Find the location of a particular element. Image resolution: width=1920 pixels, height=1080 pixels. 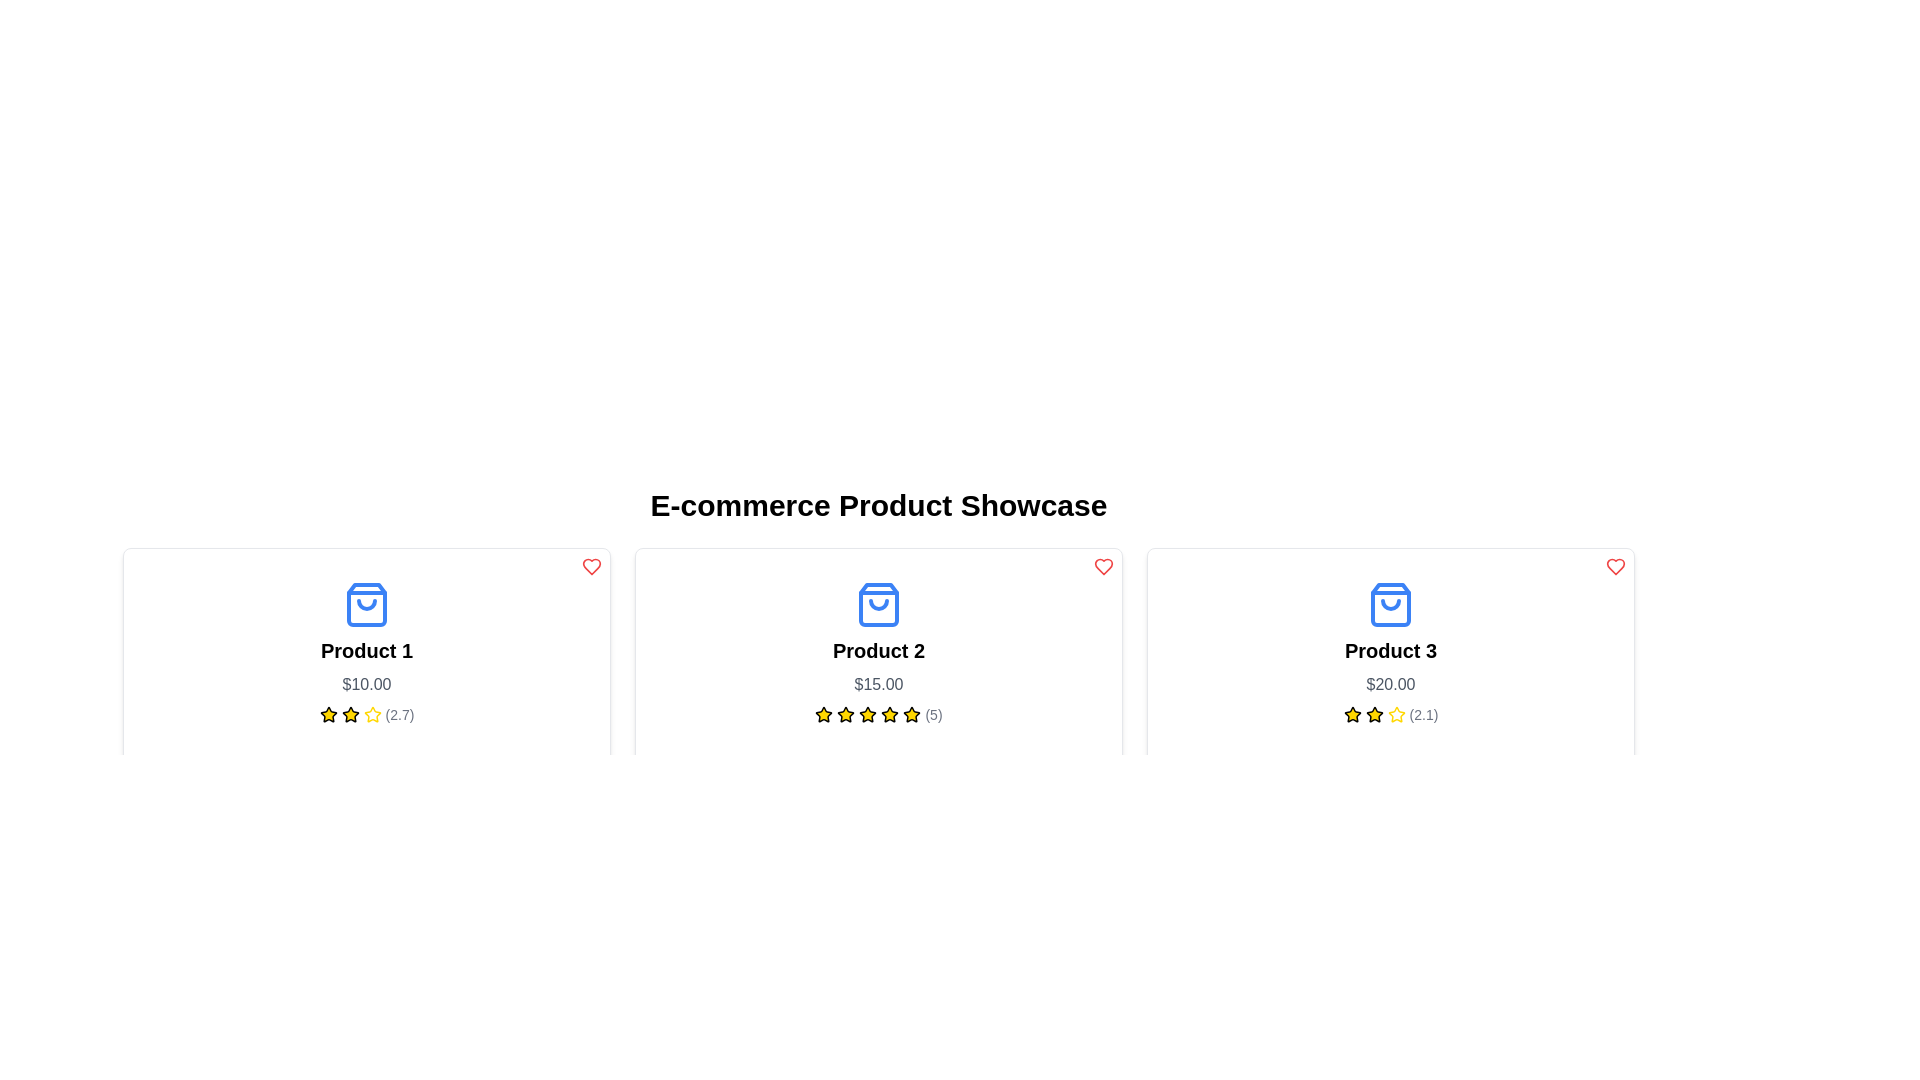

the second star icon (filled gold) in the rating system for 'Product 2' is located at coordinates (846, 713).